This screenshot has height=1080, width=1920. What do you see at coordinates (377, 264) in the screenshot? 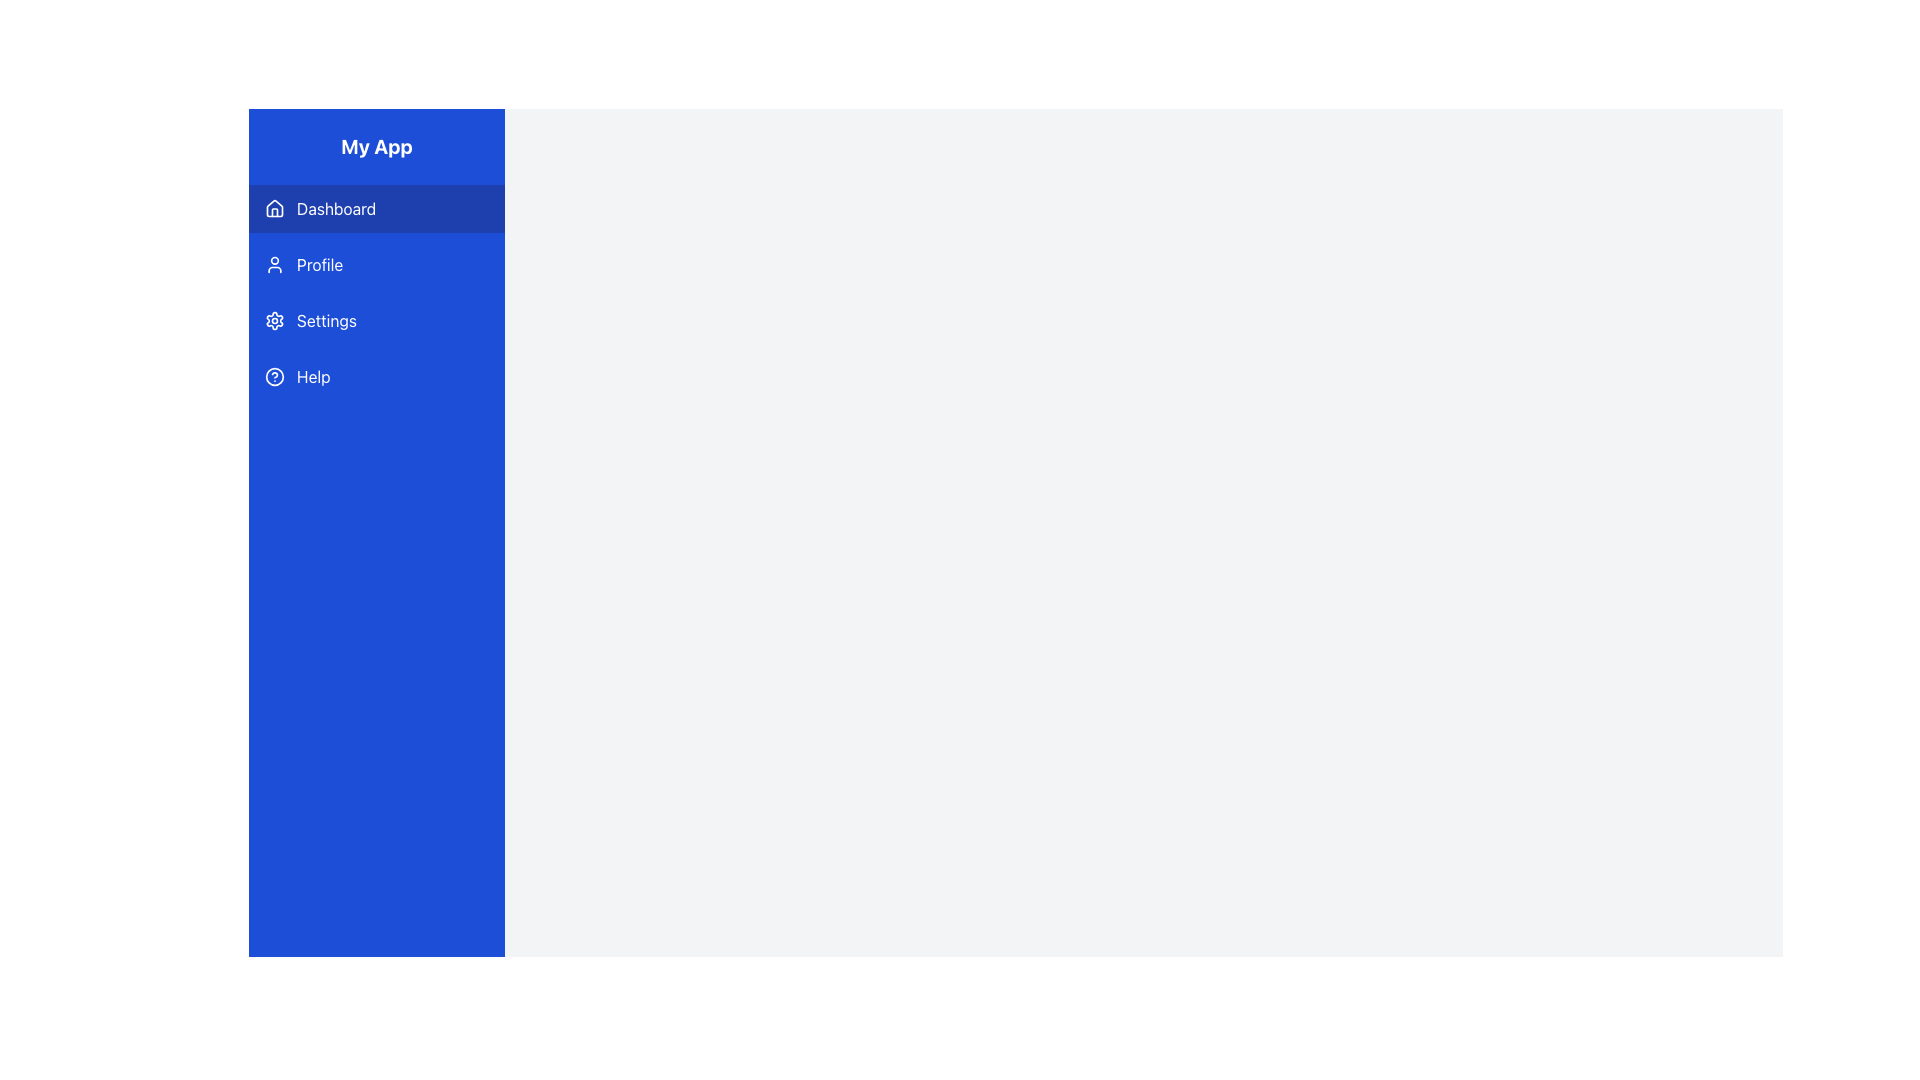
I see `the 'Profile' navigation button located in the vertical menu on the left side of the interface, positioned directly below 'Dashboard' and above 'Settings'` at bounding box center [377, 264].